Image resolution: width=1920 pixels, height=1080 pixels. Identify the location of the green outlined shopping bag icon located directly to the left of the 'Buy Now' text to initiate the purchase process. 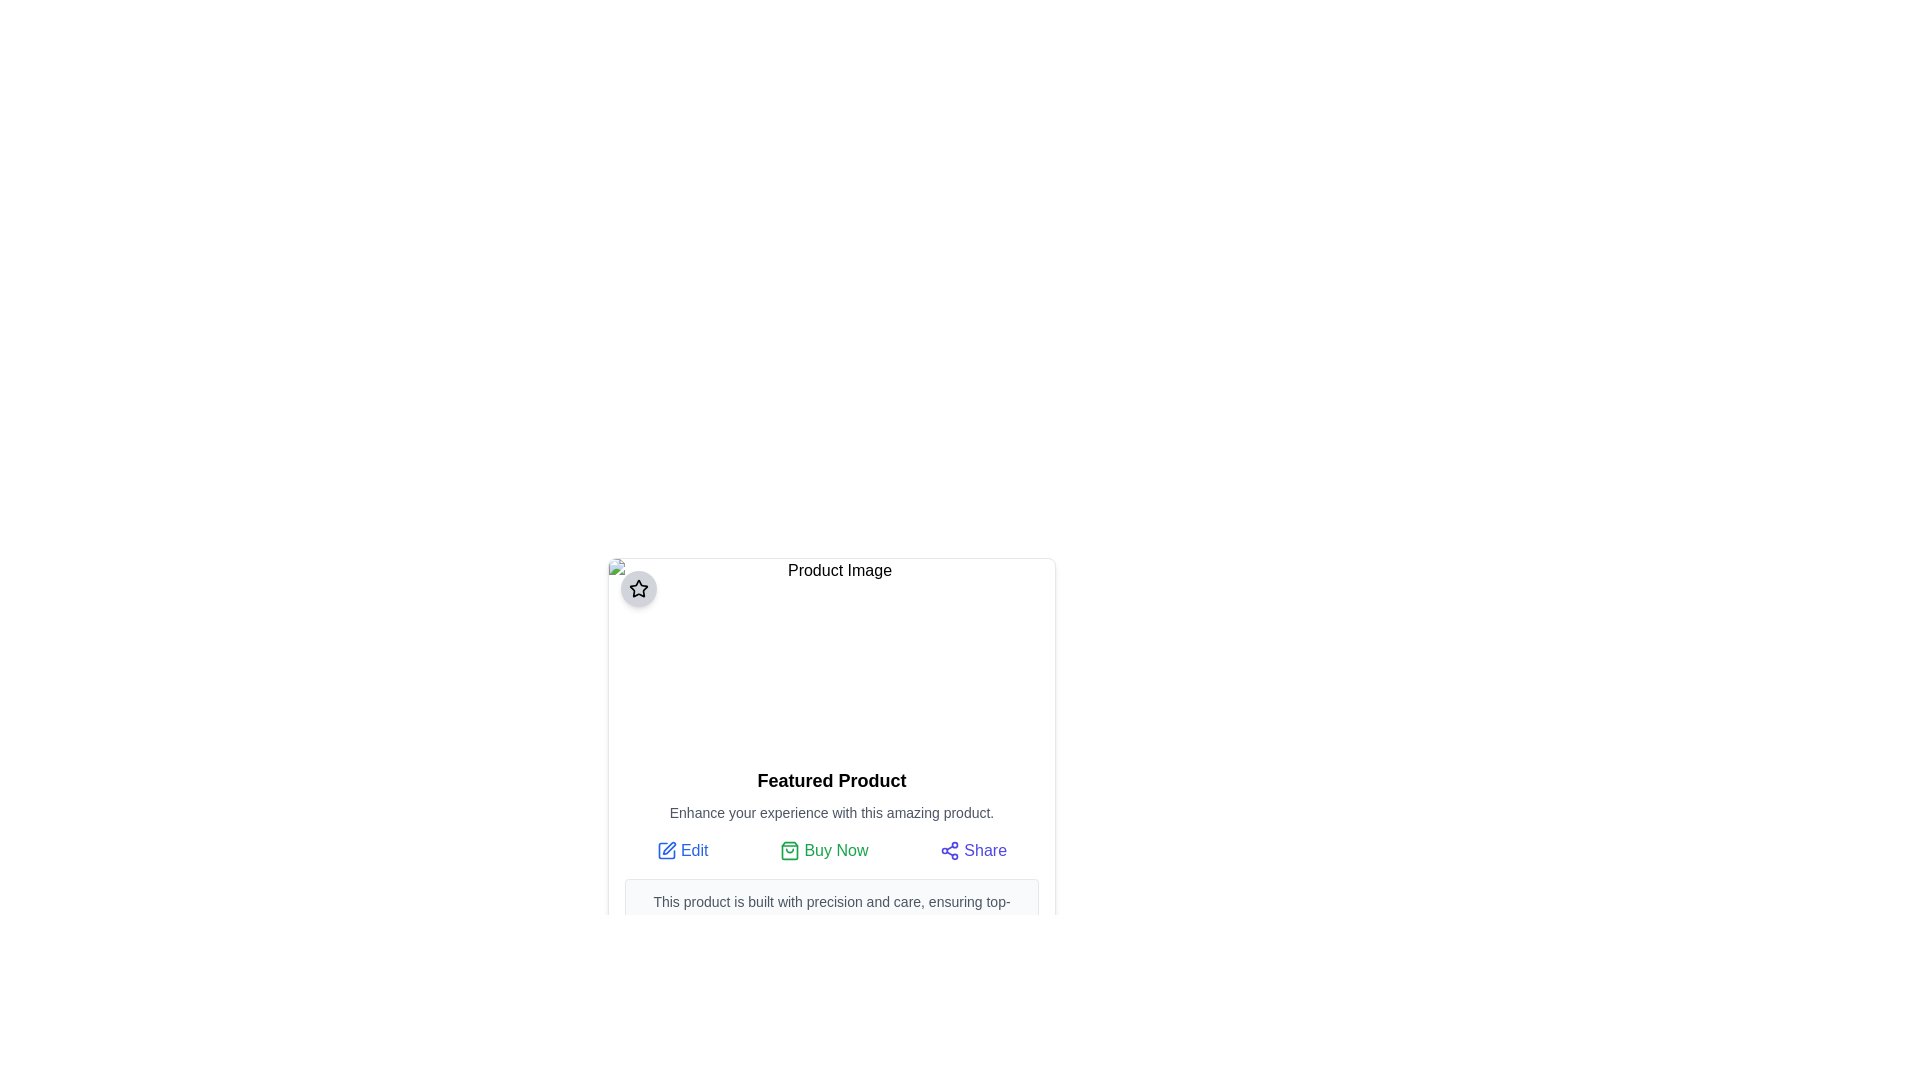
(789, 851).